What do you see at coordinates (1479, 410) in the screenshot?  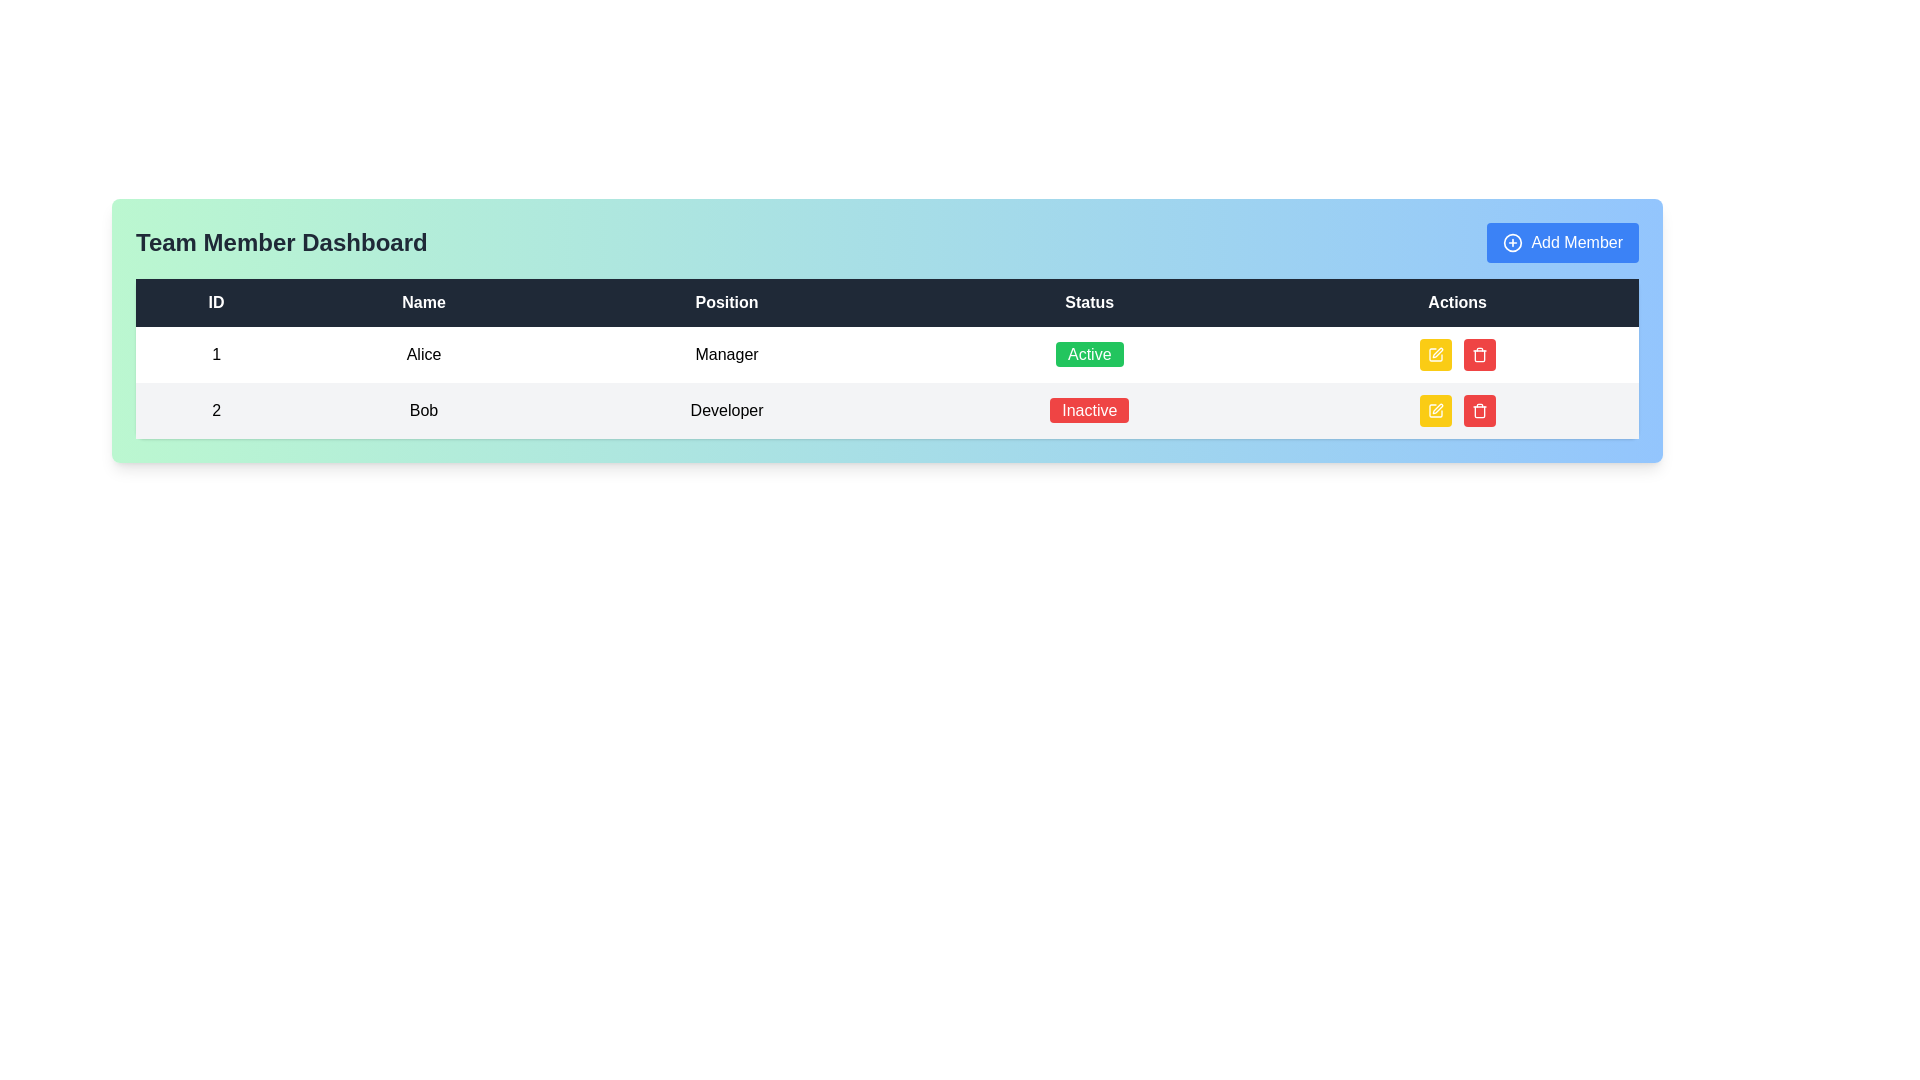 I see `the red button with a trash can icon located in the actions column of the second row in the table, adjacent to the yellow edit button` at bounding box center [1479, 410].